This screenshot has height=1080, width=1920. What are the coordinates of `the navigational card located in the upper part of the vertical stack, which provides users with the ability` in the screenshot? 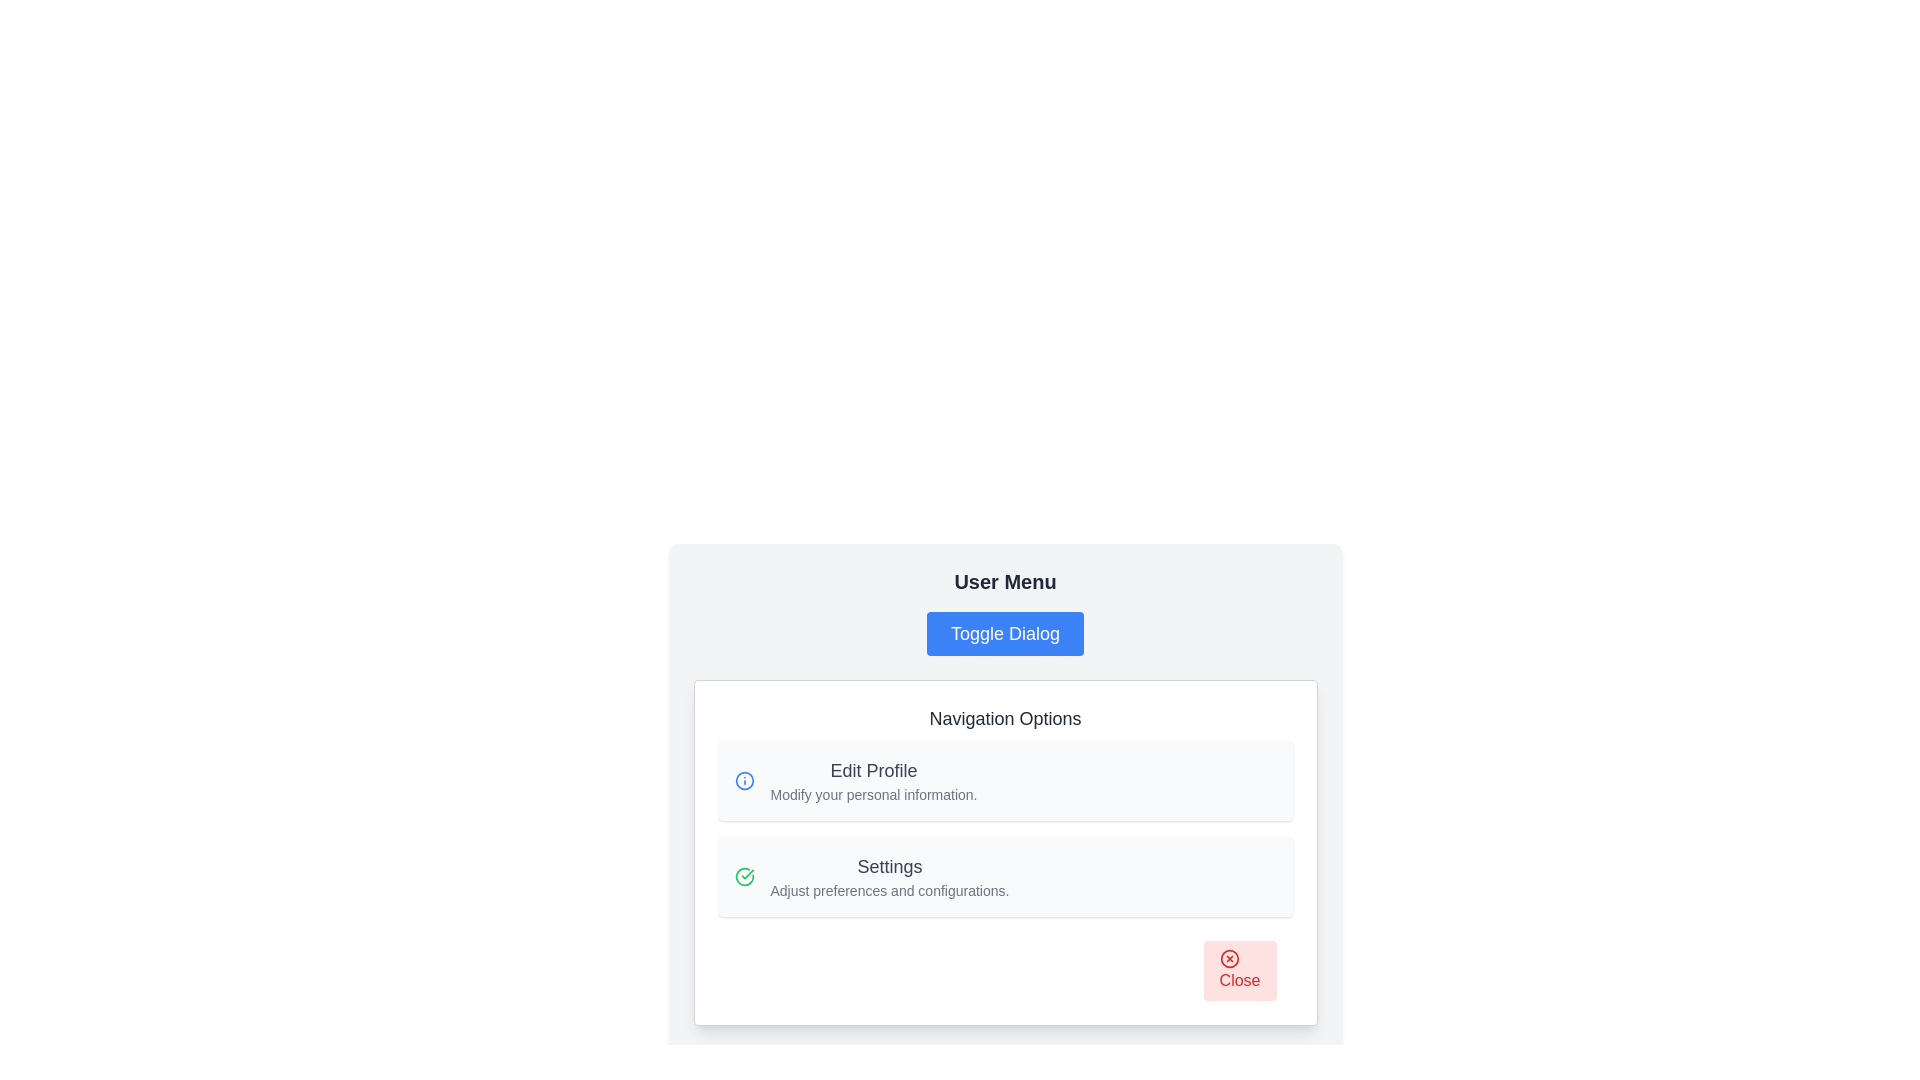 It's located at (1005, 779).